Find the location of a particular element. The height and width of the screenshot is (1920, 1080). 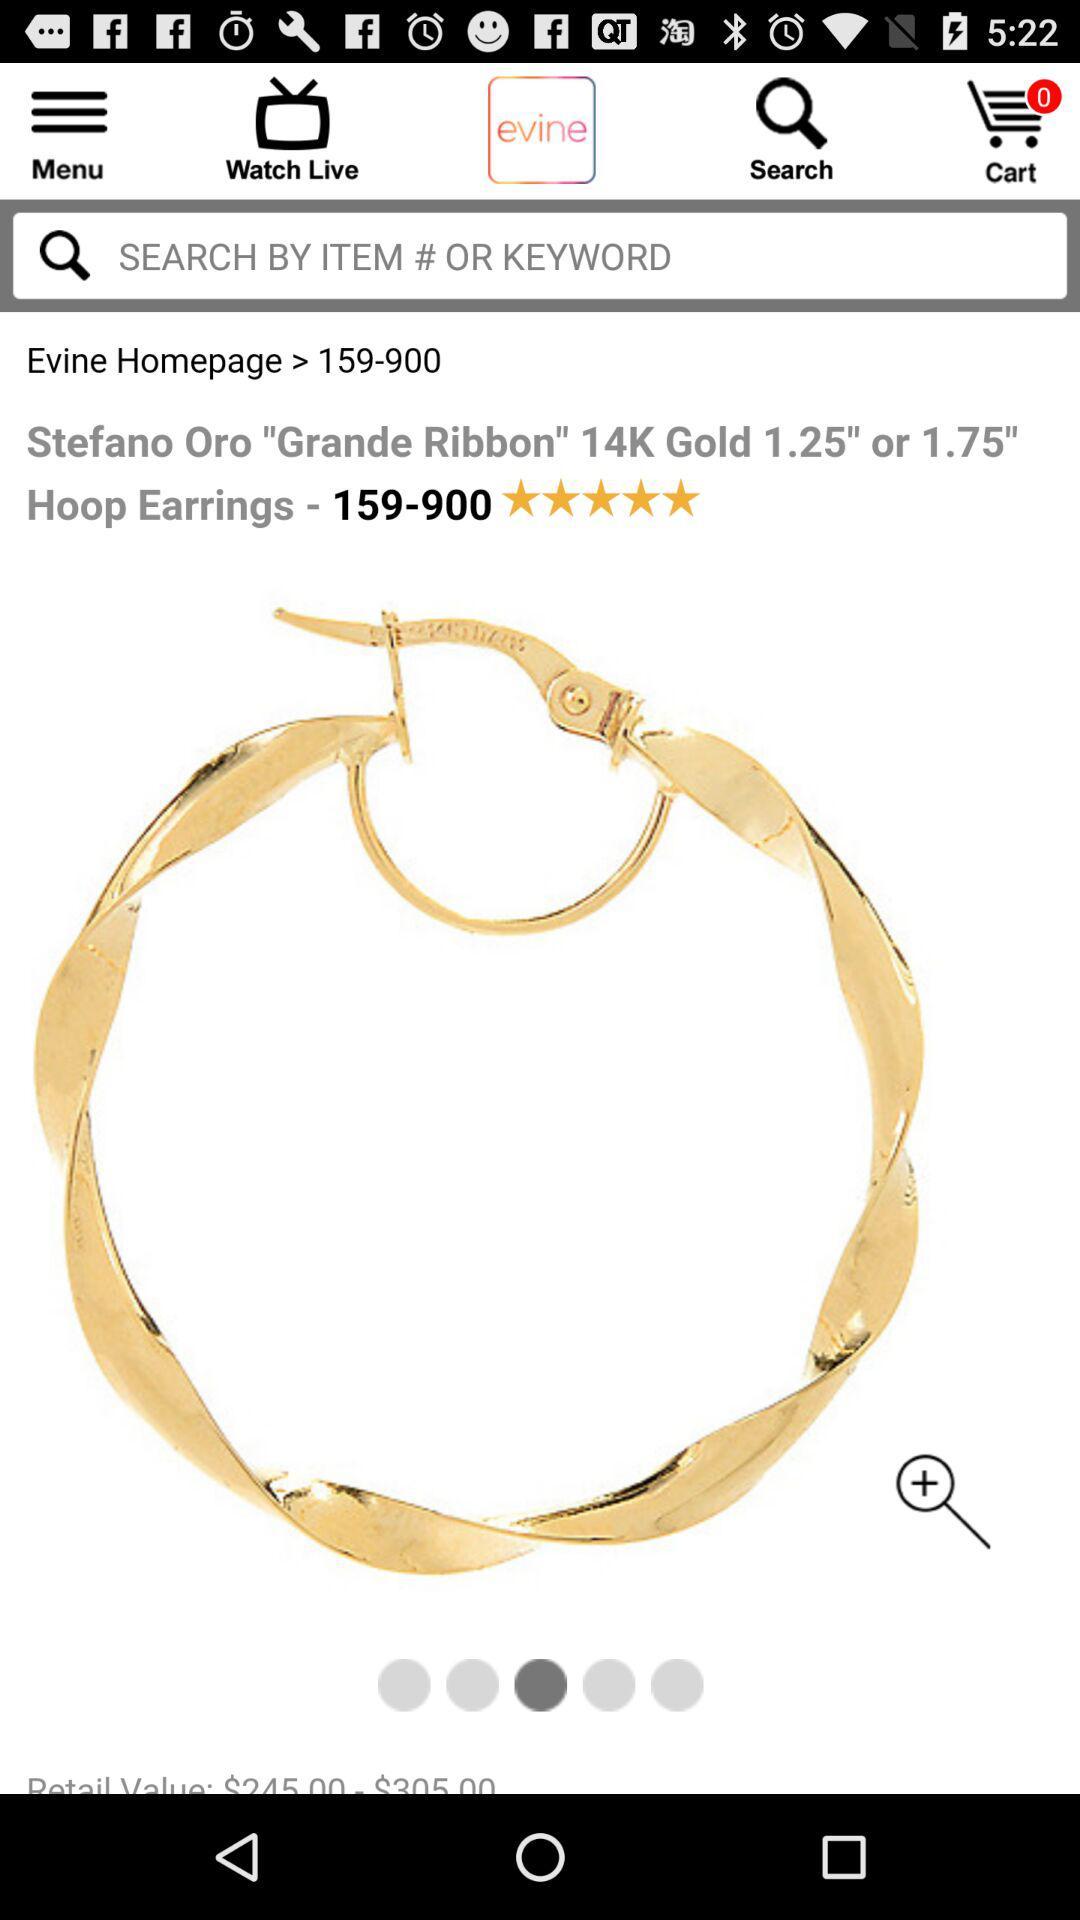

search is located at coordinates (63, 254).